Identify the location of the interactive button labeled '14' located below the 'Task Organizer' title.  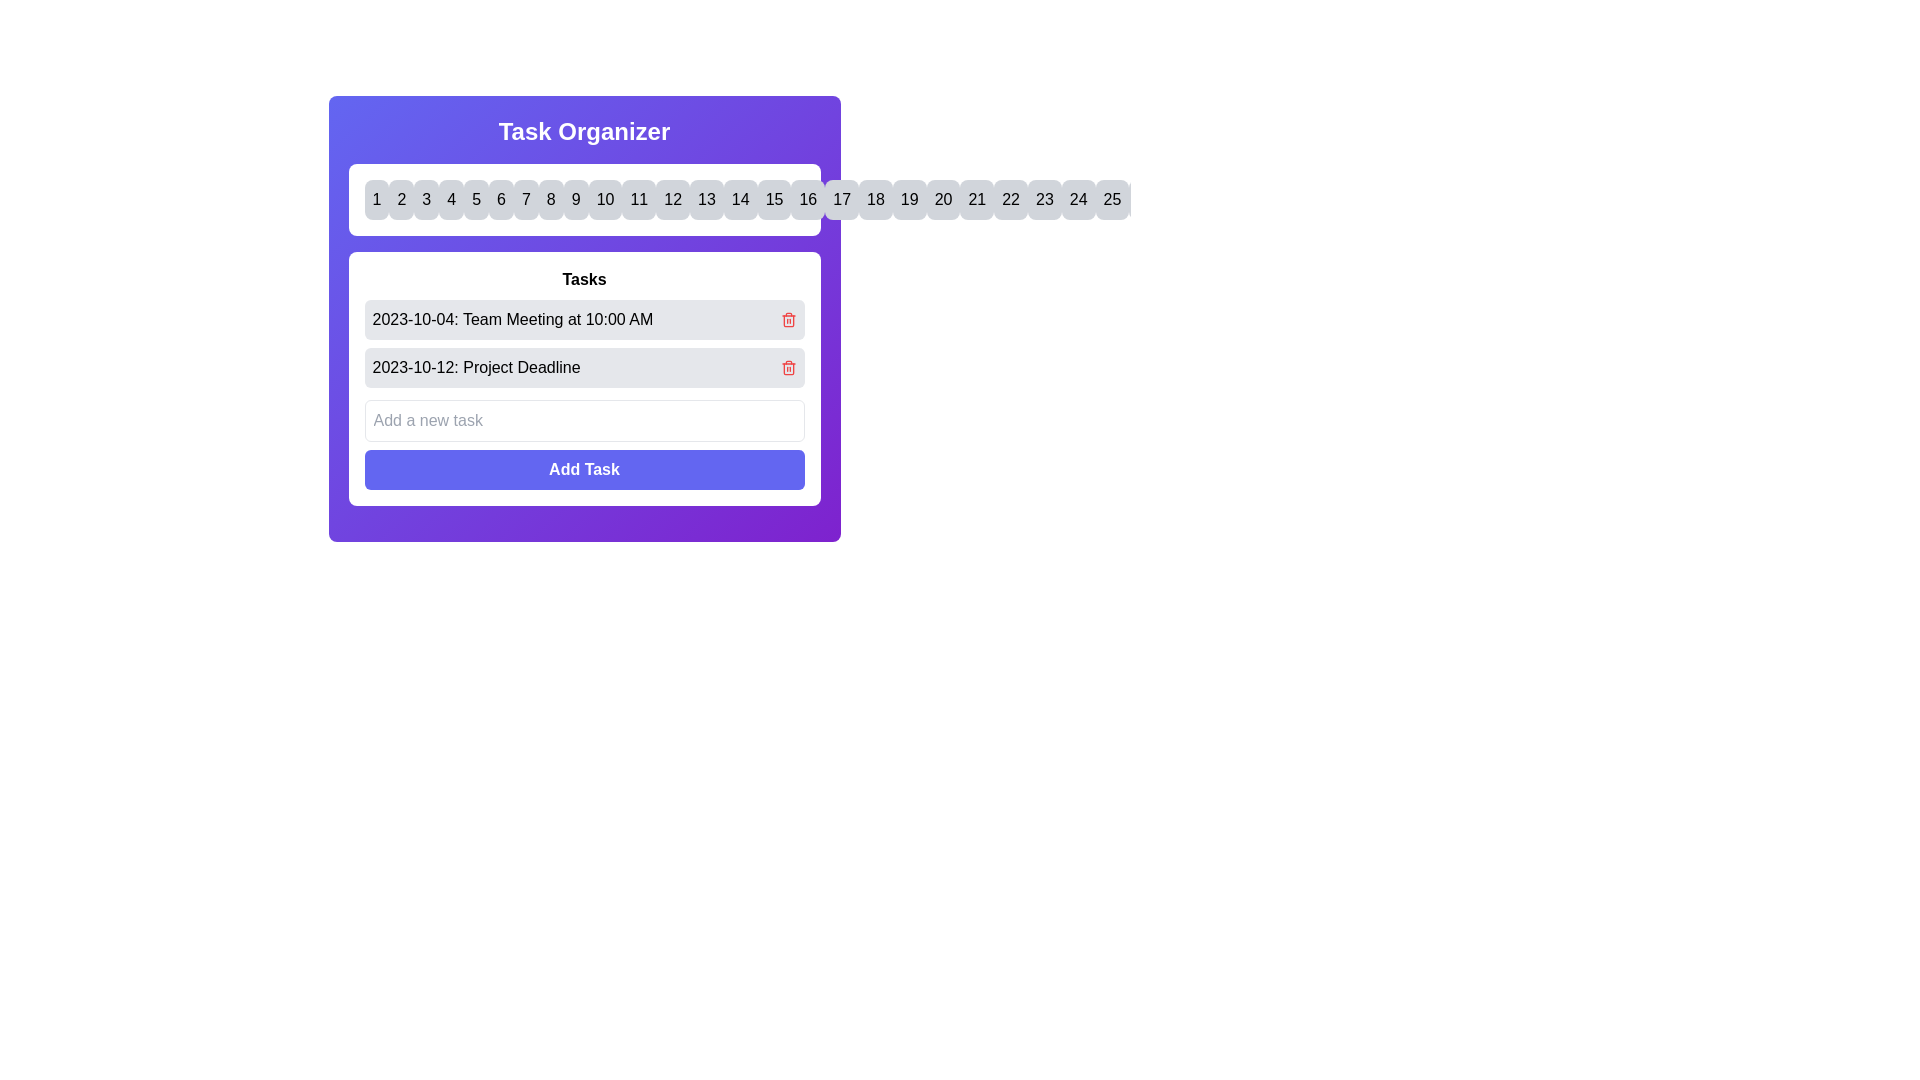
(739, 200).